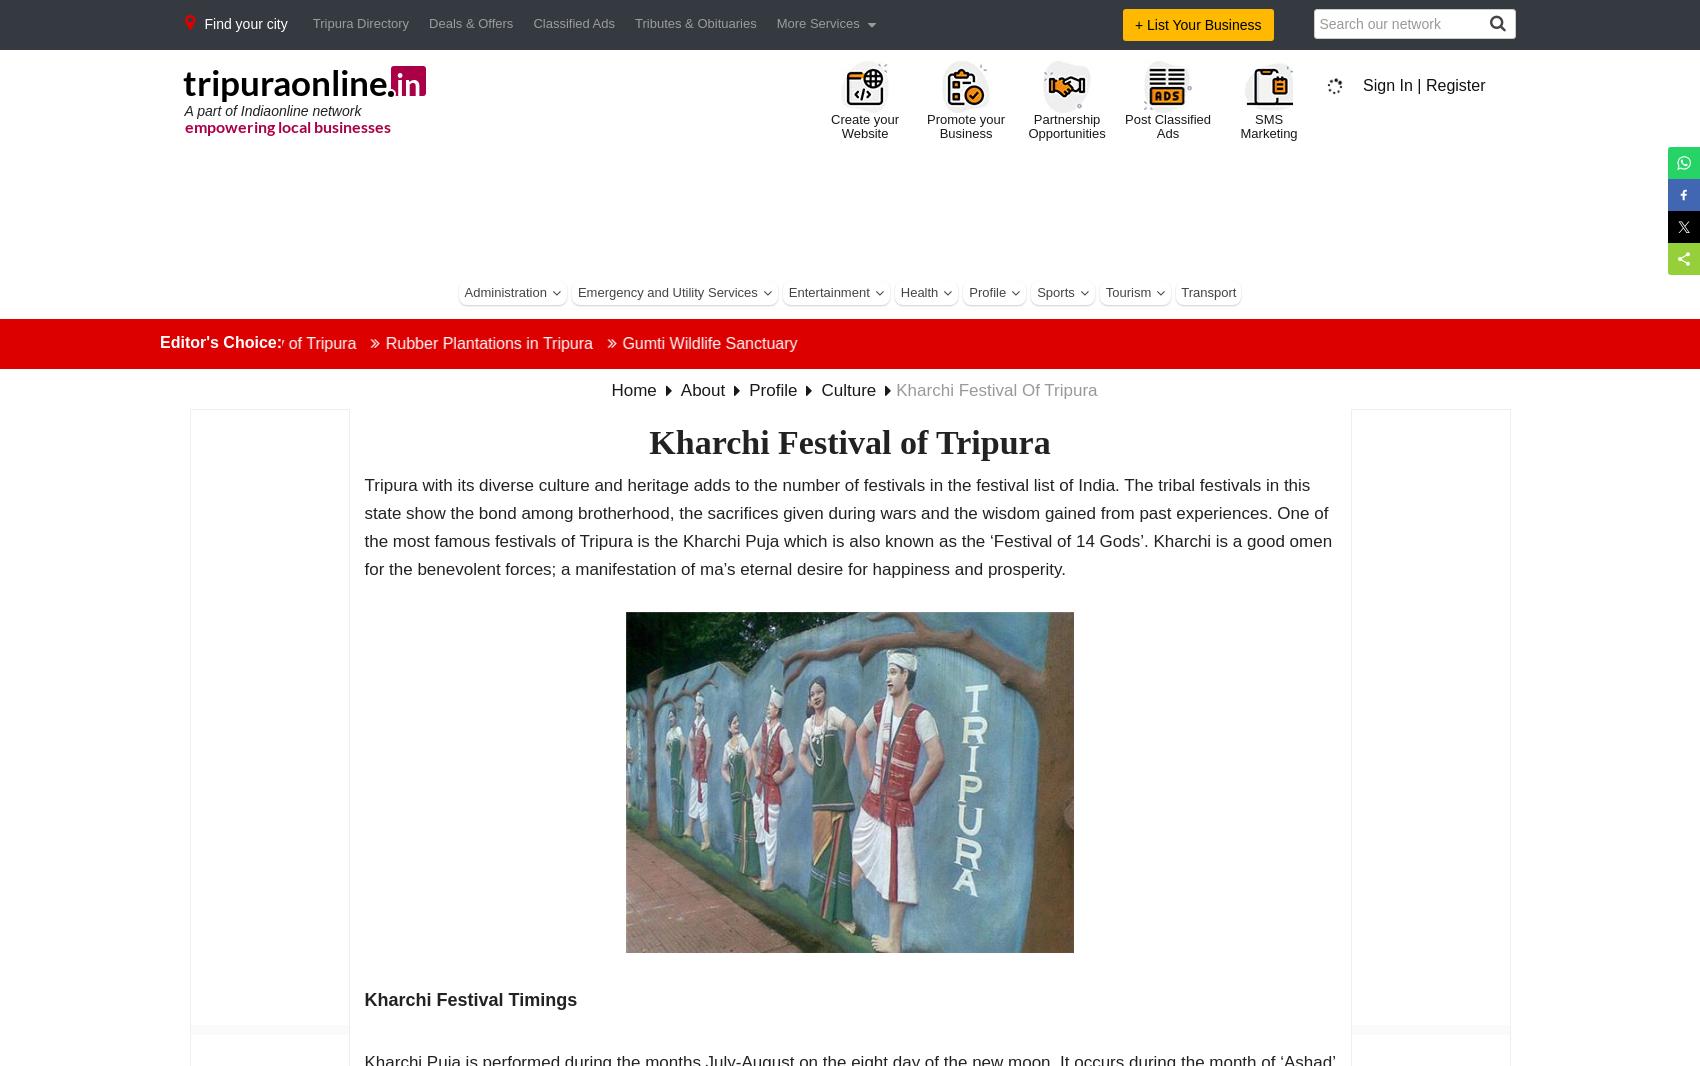  I want to click on 'Kharchi Festival Timings', so click(470, 1000).